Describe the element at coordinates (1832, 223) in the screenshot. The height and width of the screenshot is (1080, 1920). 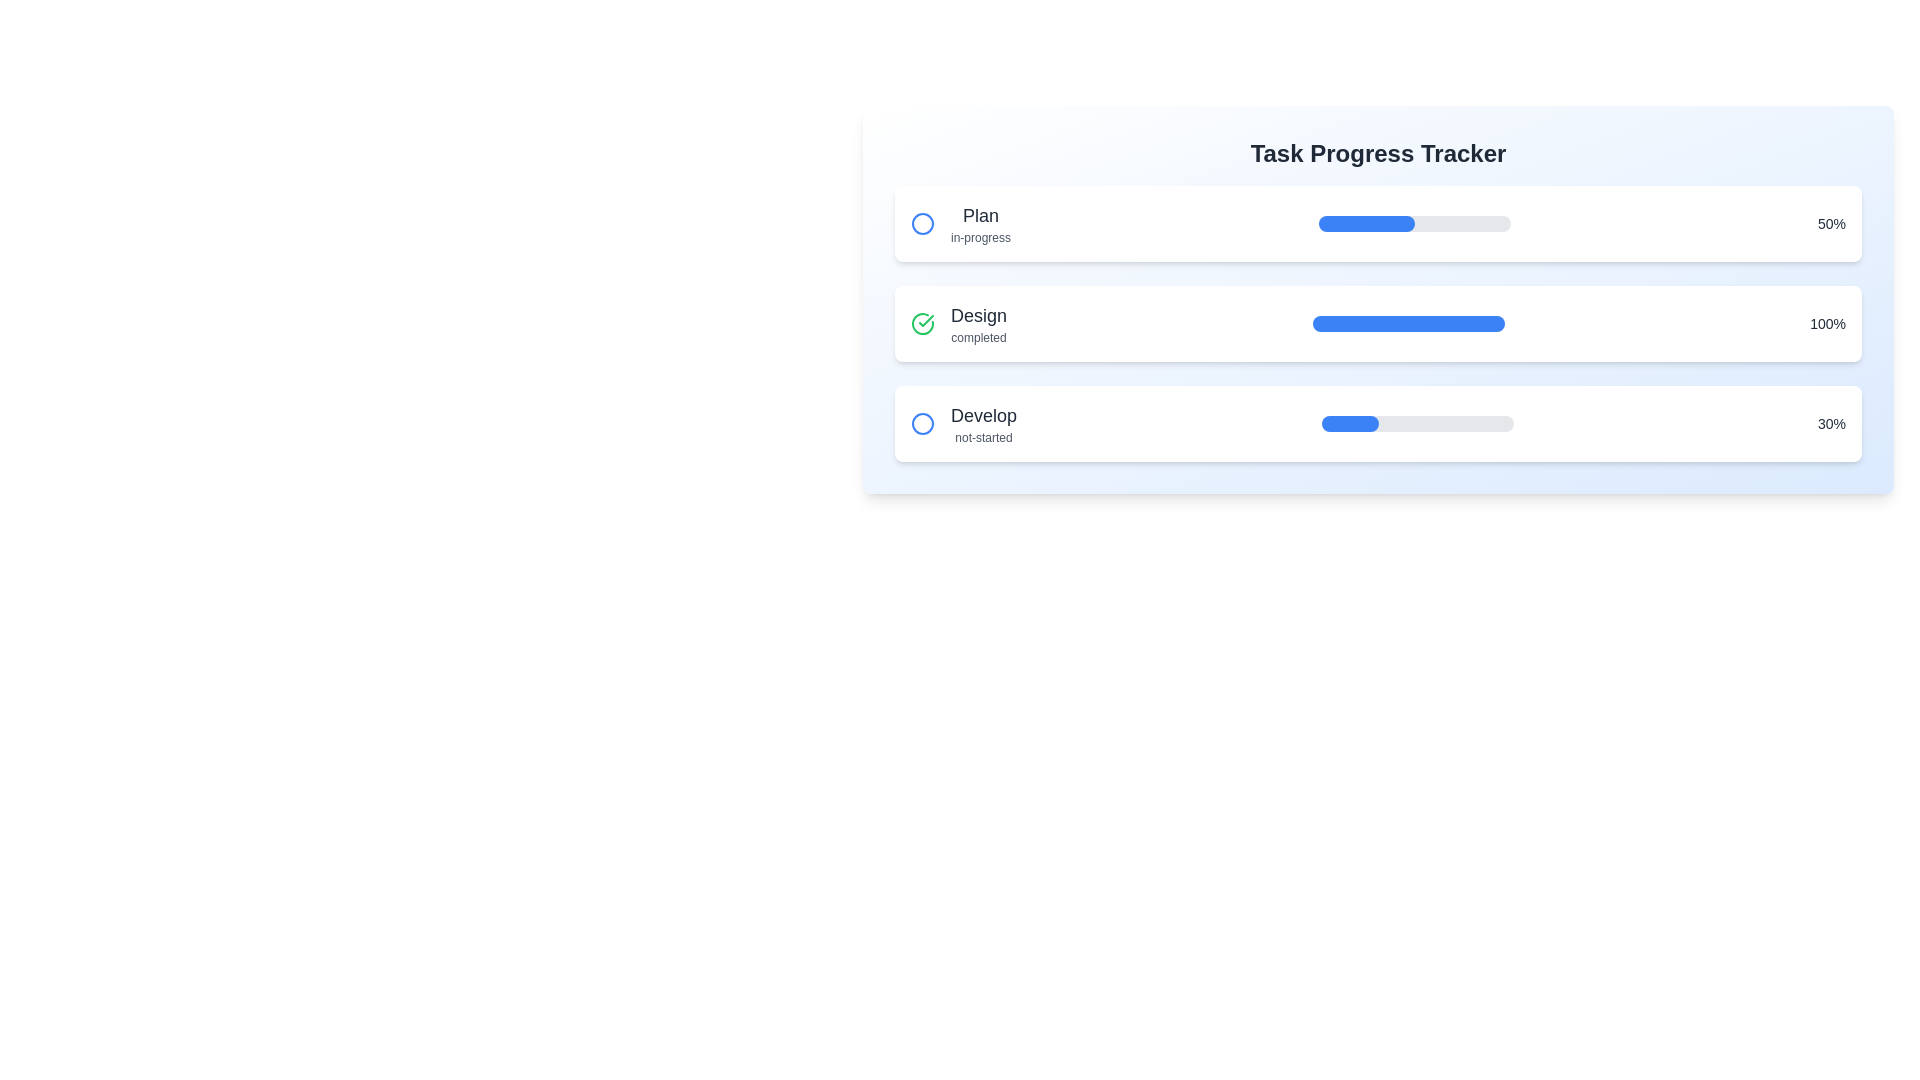
I see `the static text label displaying the progress percentage (50%) for the 'Plan' task, which is located beside a progress bar in the task progress tracker section` at that location.